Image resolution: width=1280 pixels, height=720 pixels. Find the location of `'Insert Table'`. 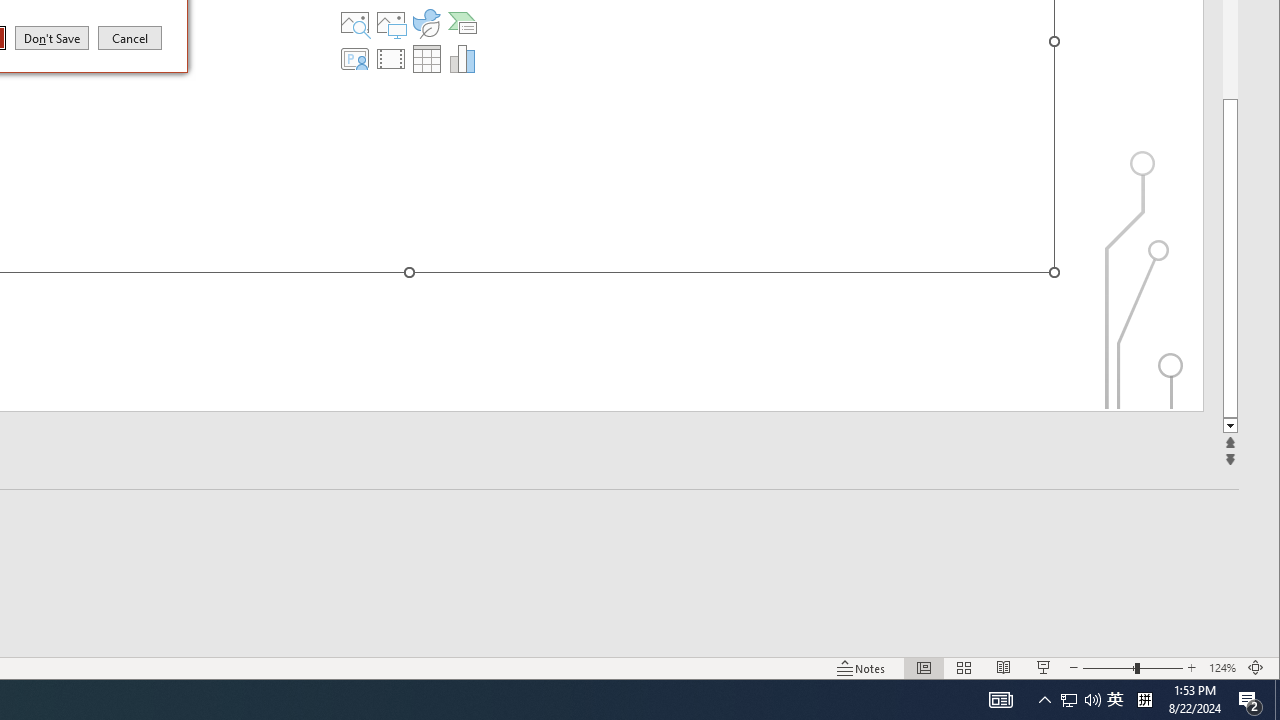

'Insert Table' is located at coordinates (425, 58).